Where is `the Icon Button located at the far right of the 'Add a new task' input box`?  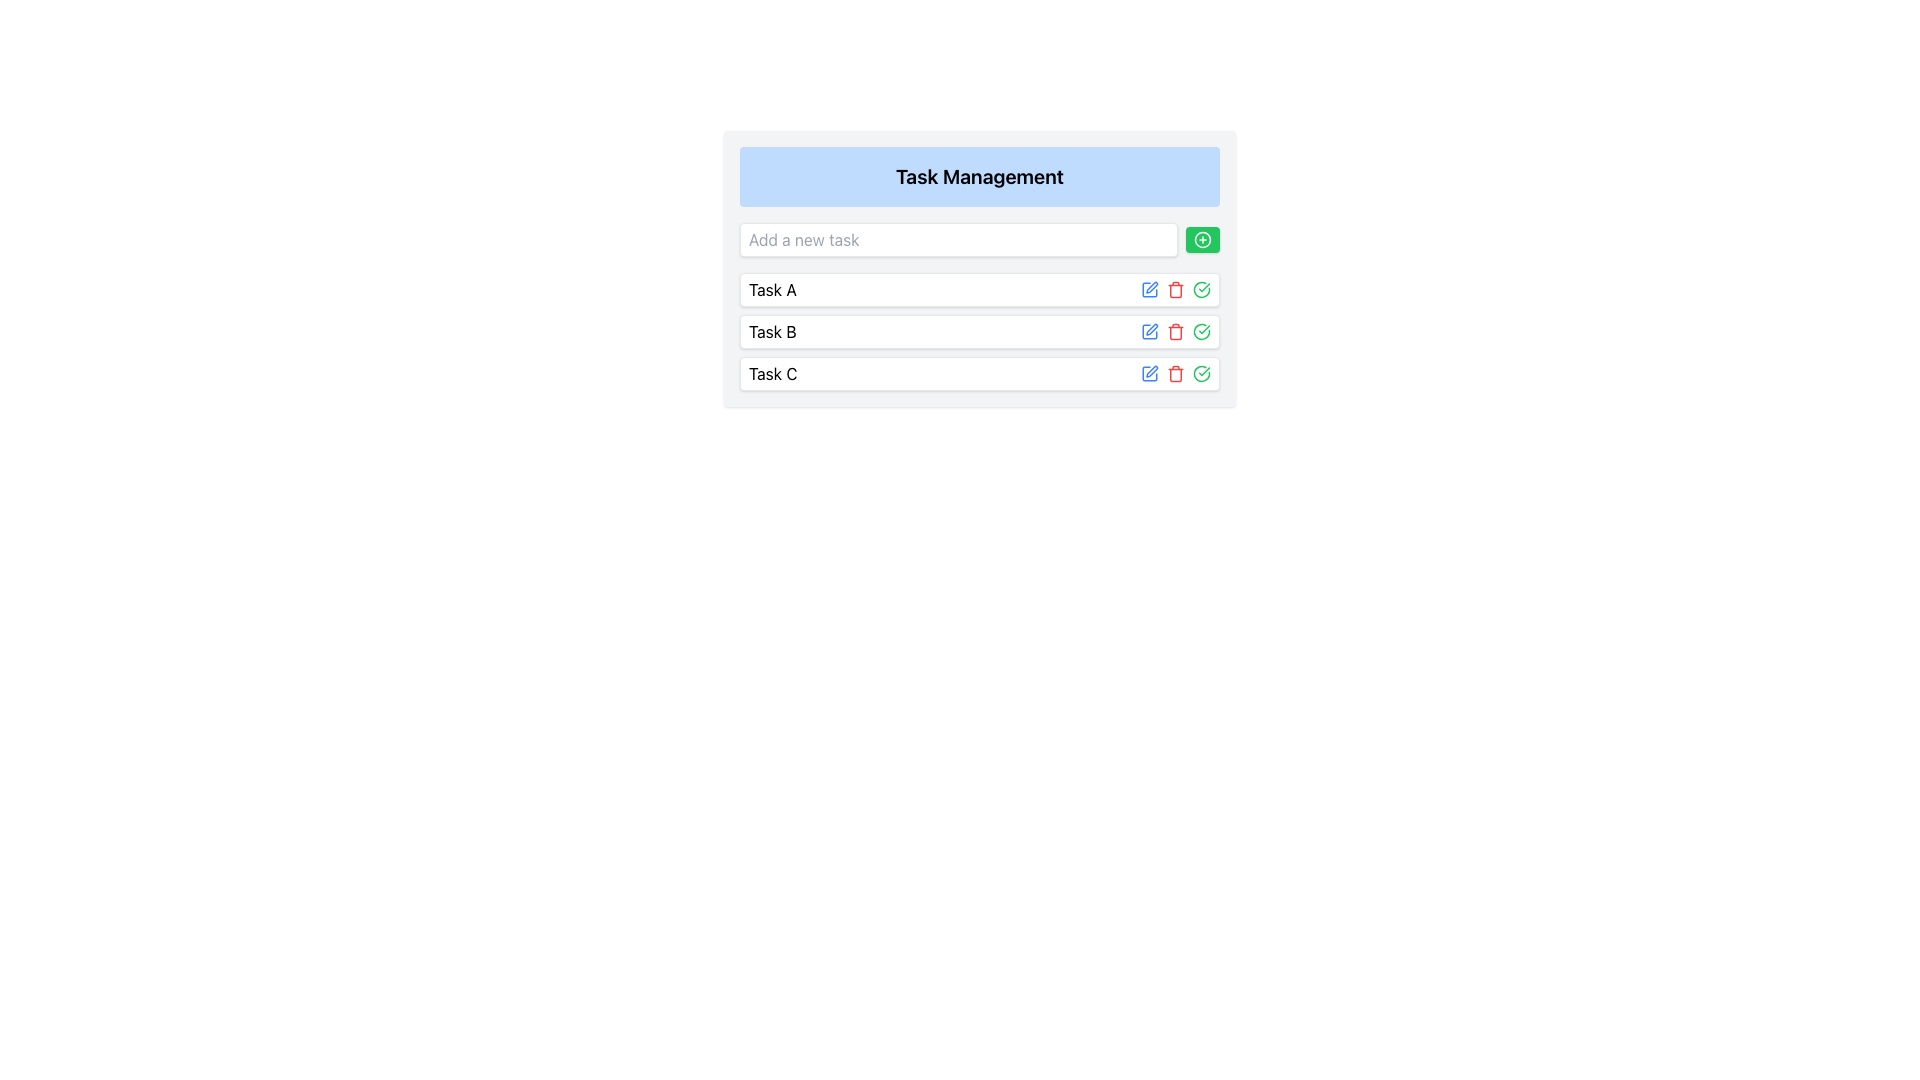
the Icon Button located at the far right of the 'Add a new task' input box is located at coordinates (1202, 238).